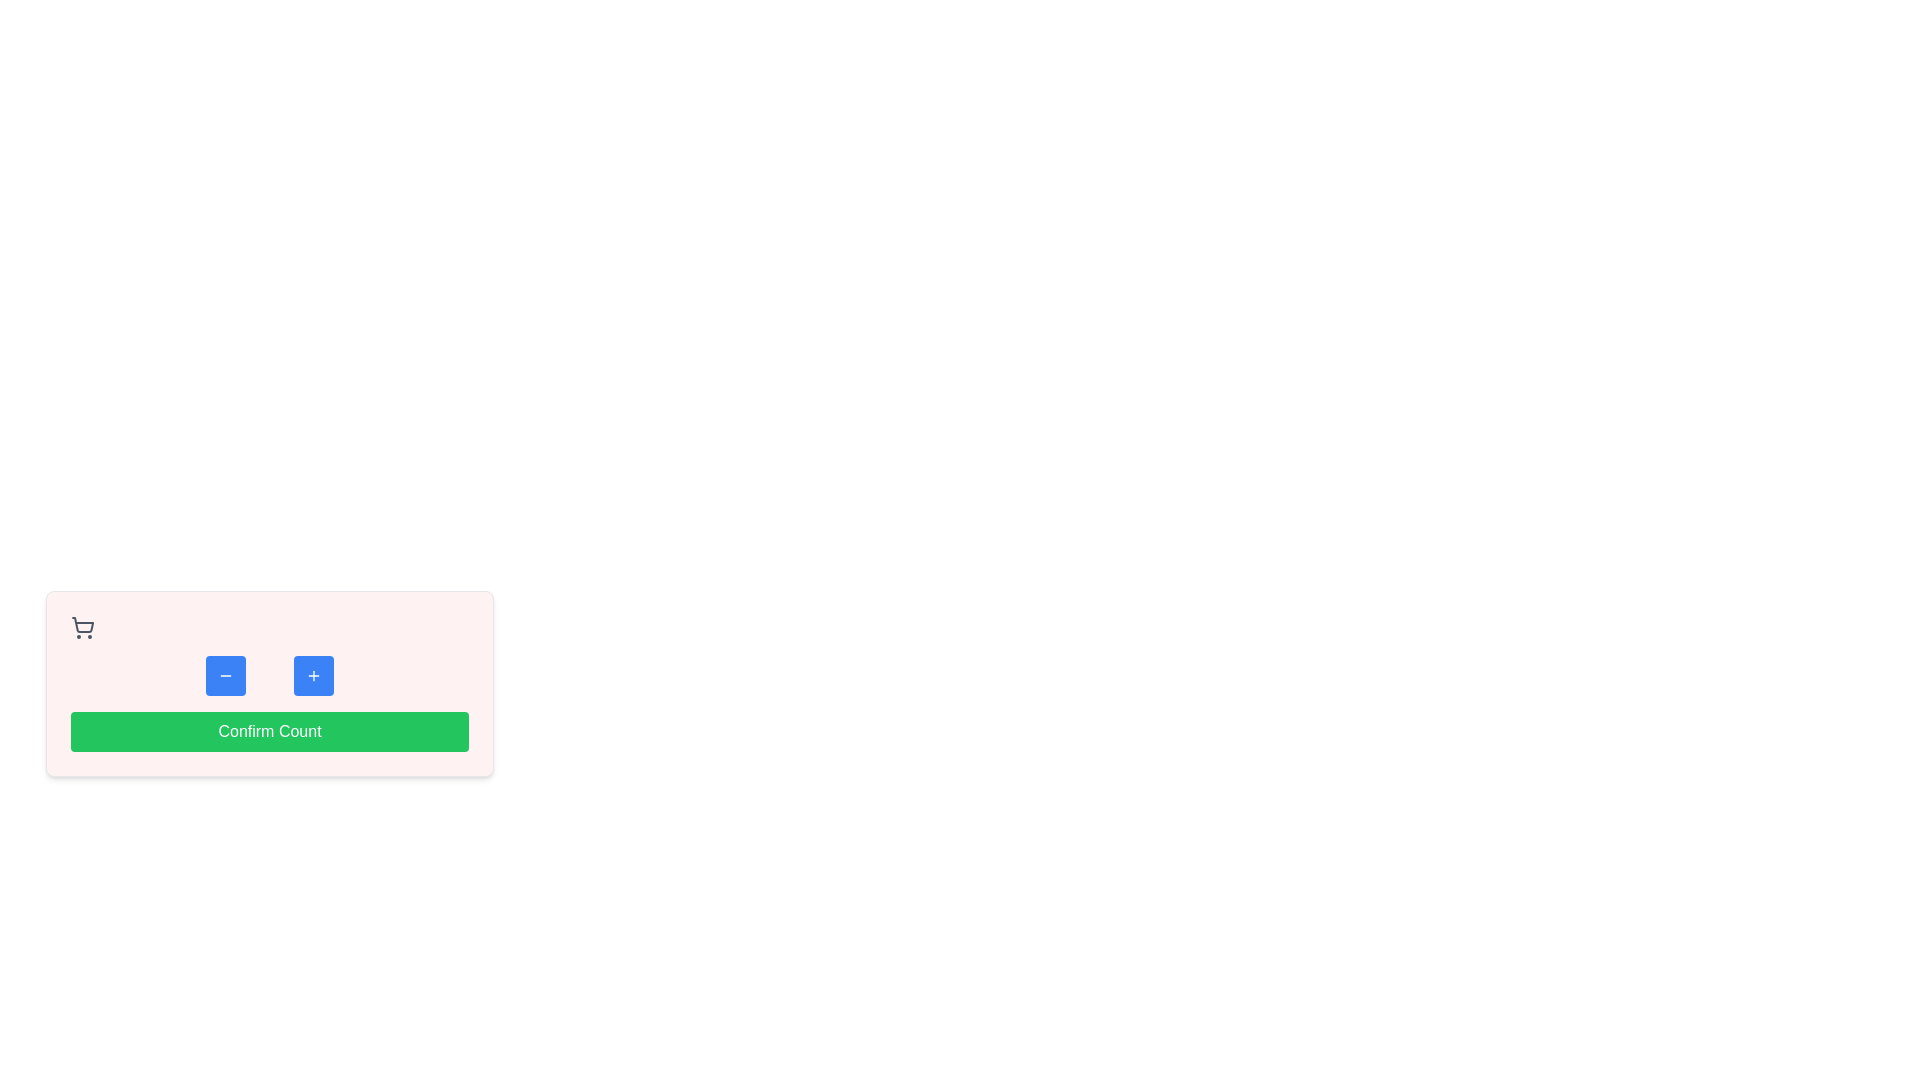 The height and width of the screenshot is (1080, 1920). What do you see at coordinates (268, 675) in the screenshot?
I see `the minus button of the numeric adjustment component located in the middle portion of the panel with a light pink background to decrement the count` at bounding box center [268, 675].